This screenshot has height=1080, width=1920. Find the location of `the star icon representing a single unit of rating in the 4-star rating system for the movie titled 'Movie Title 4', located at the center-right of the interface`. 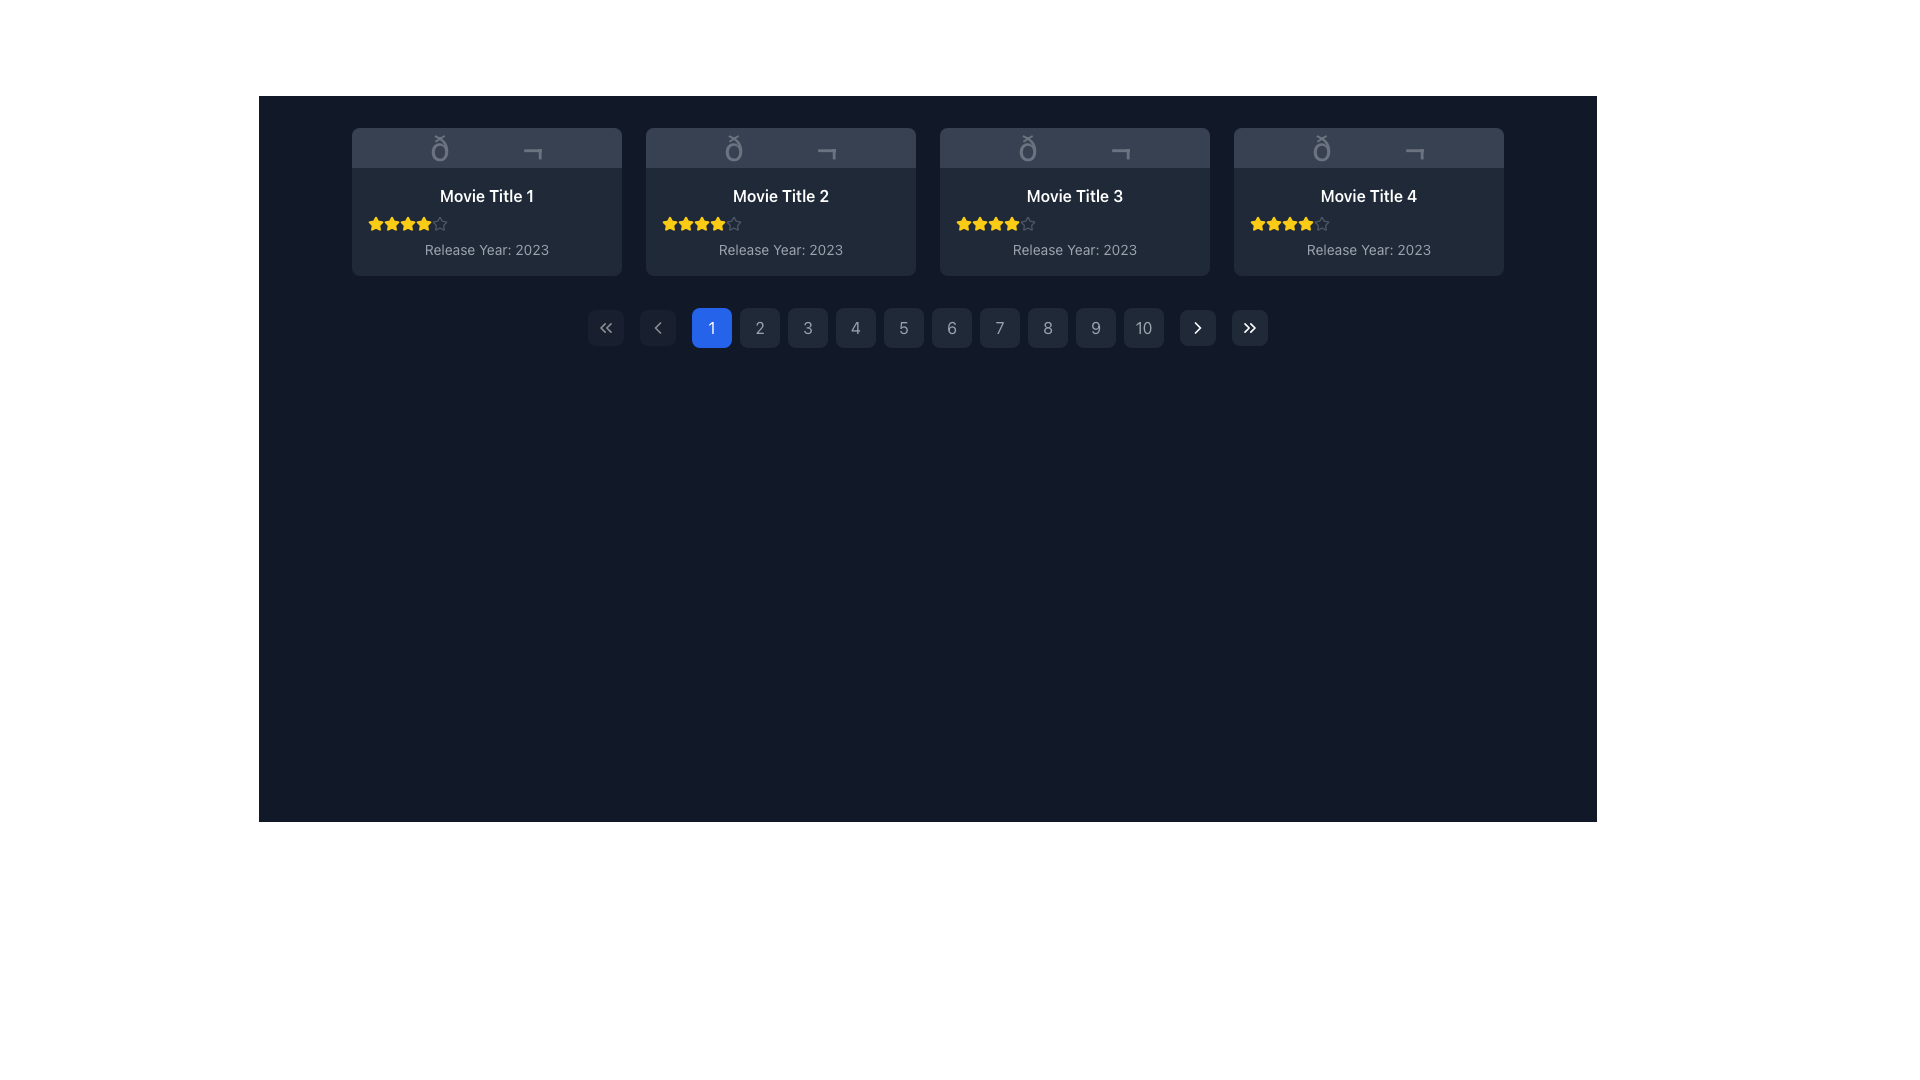

the star icon representing a single unit of rating in the 4-star rating system for the movie titled 'Movie Title 4', located at the center-right of the interface is located at coordinates (1256, 223).